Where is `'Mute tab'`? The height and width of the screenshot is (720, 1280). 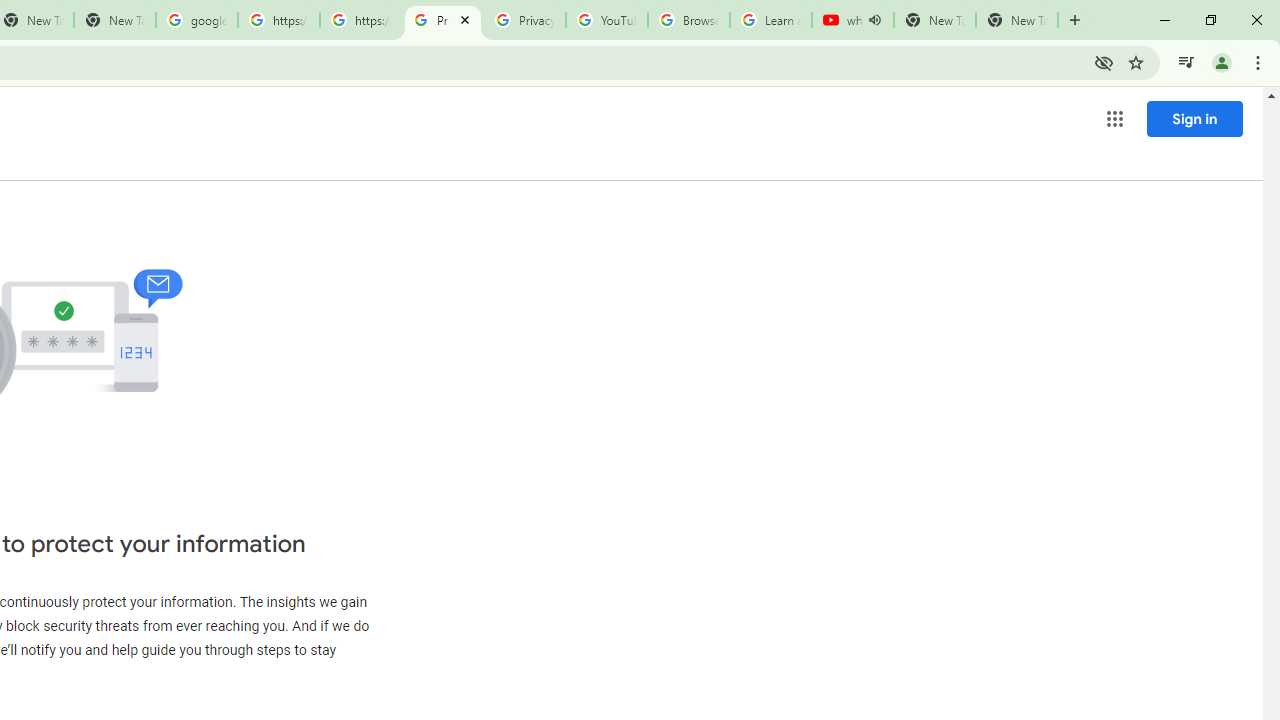
'Mute tab' is located at coordinates (874, 20).